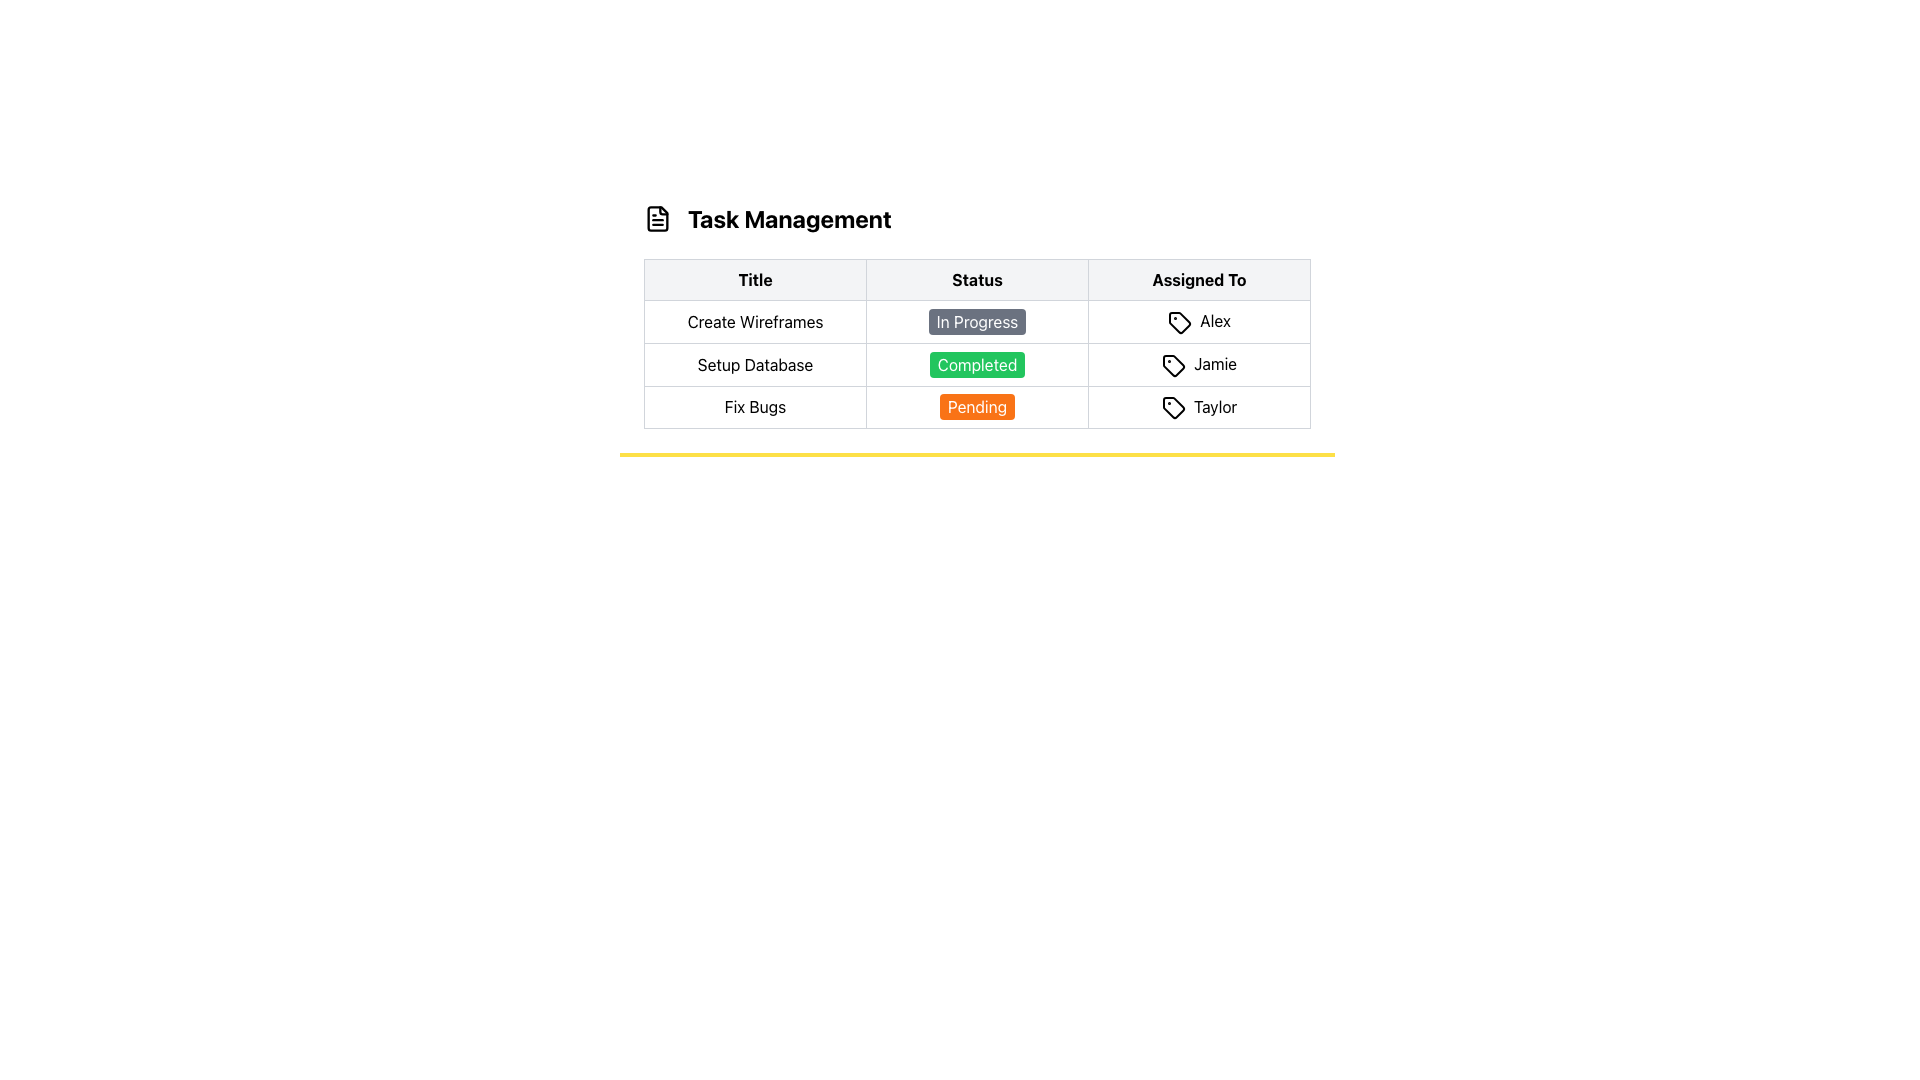 Image resolution: width=1920 pixels, height=1080 pixels. What do you see at coordinates (977, 364) in the screenshot?
I see `the green button-like Status Label that displays 'Completed' in white, found in the second row of the table under the 'Status' column for the task titled 'Setup Database'` at bounding box center [977, 364].